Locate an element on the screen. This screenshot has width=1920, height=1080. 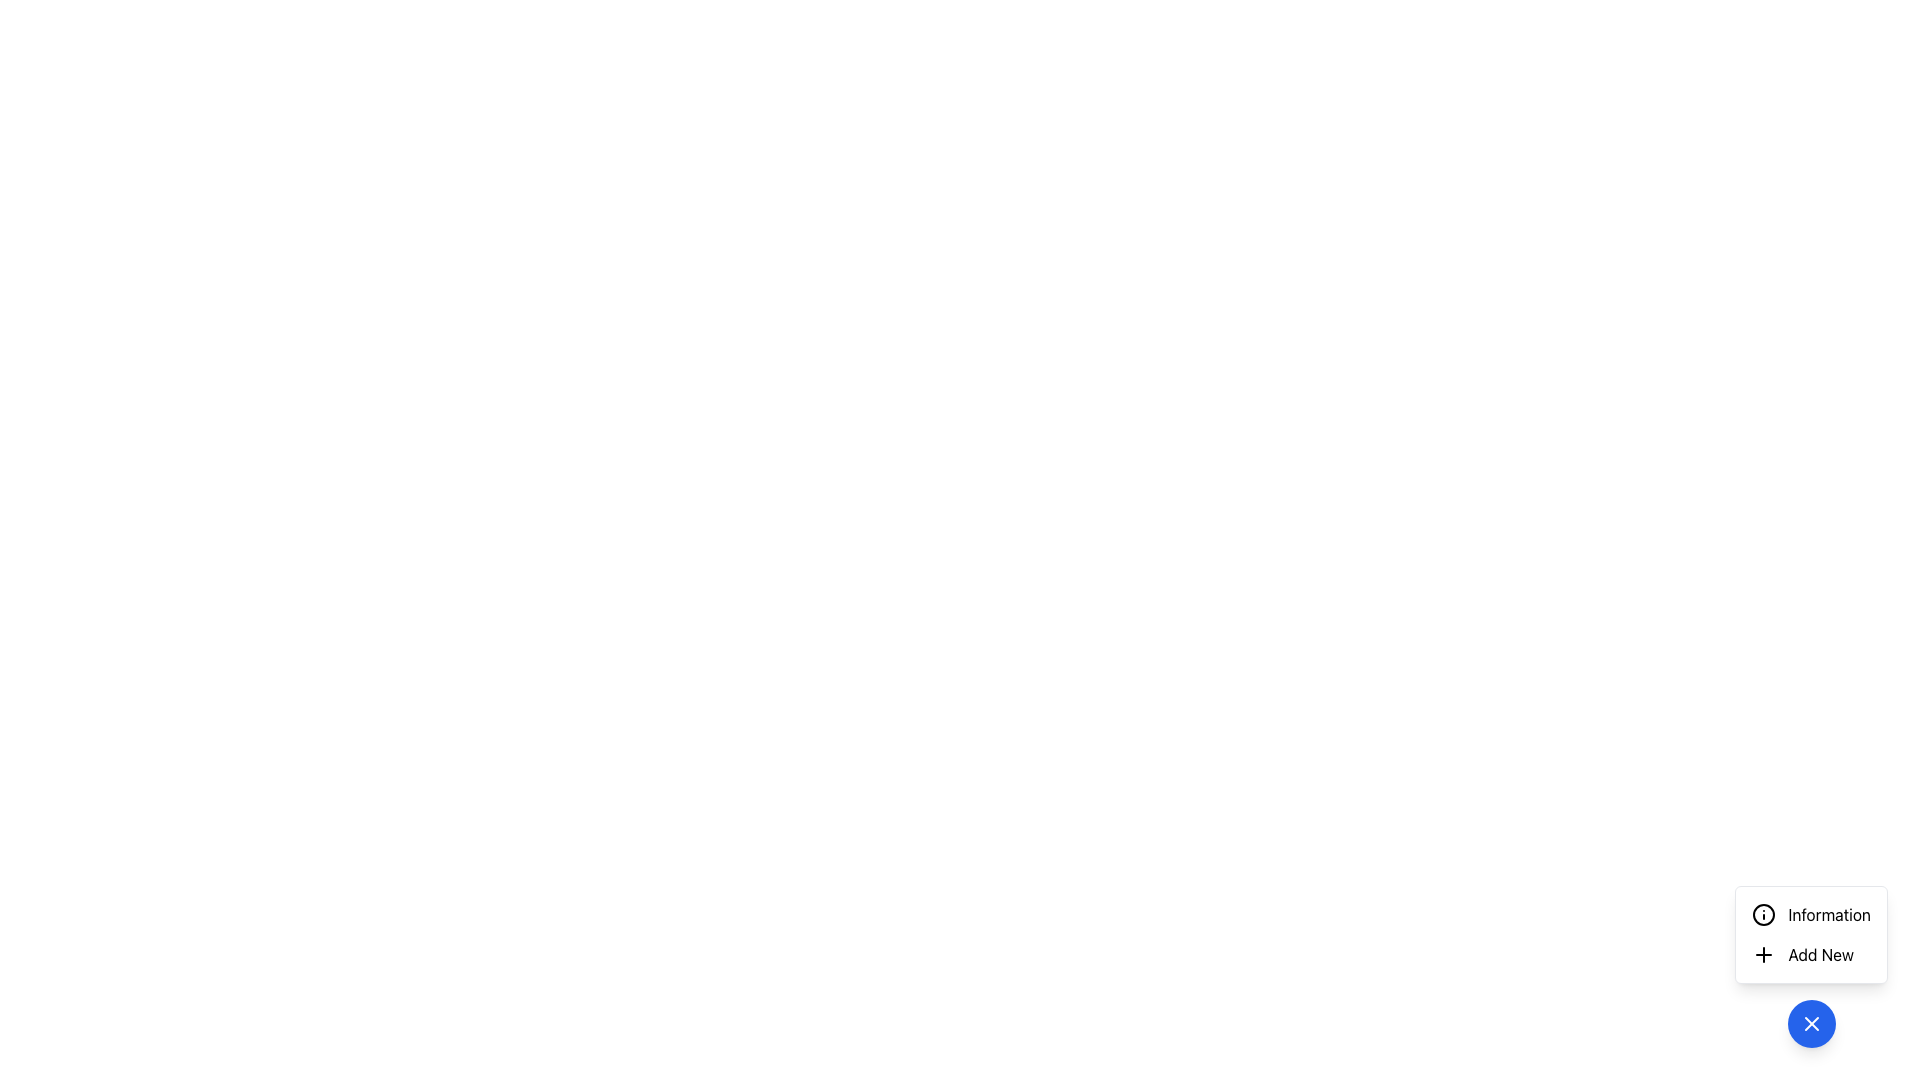
central circle element of the information icon to determine if it is currently active is located at coordinates (1764, 914).